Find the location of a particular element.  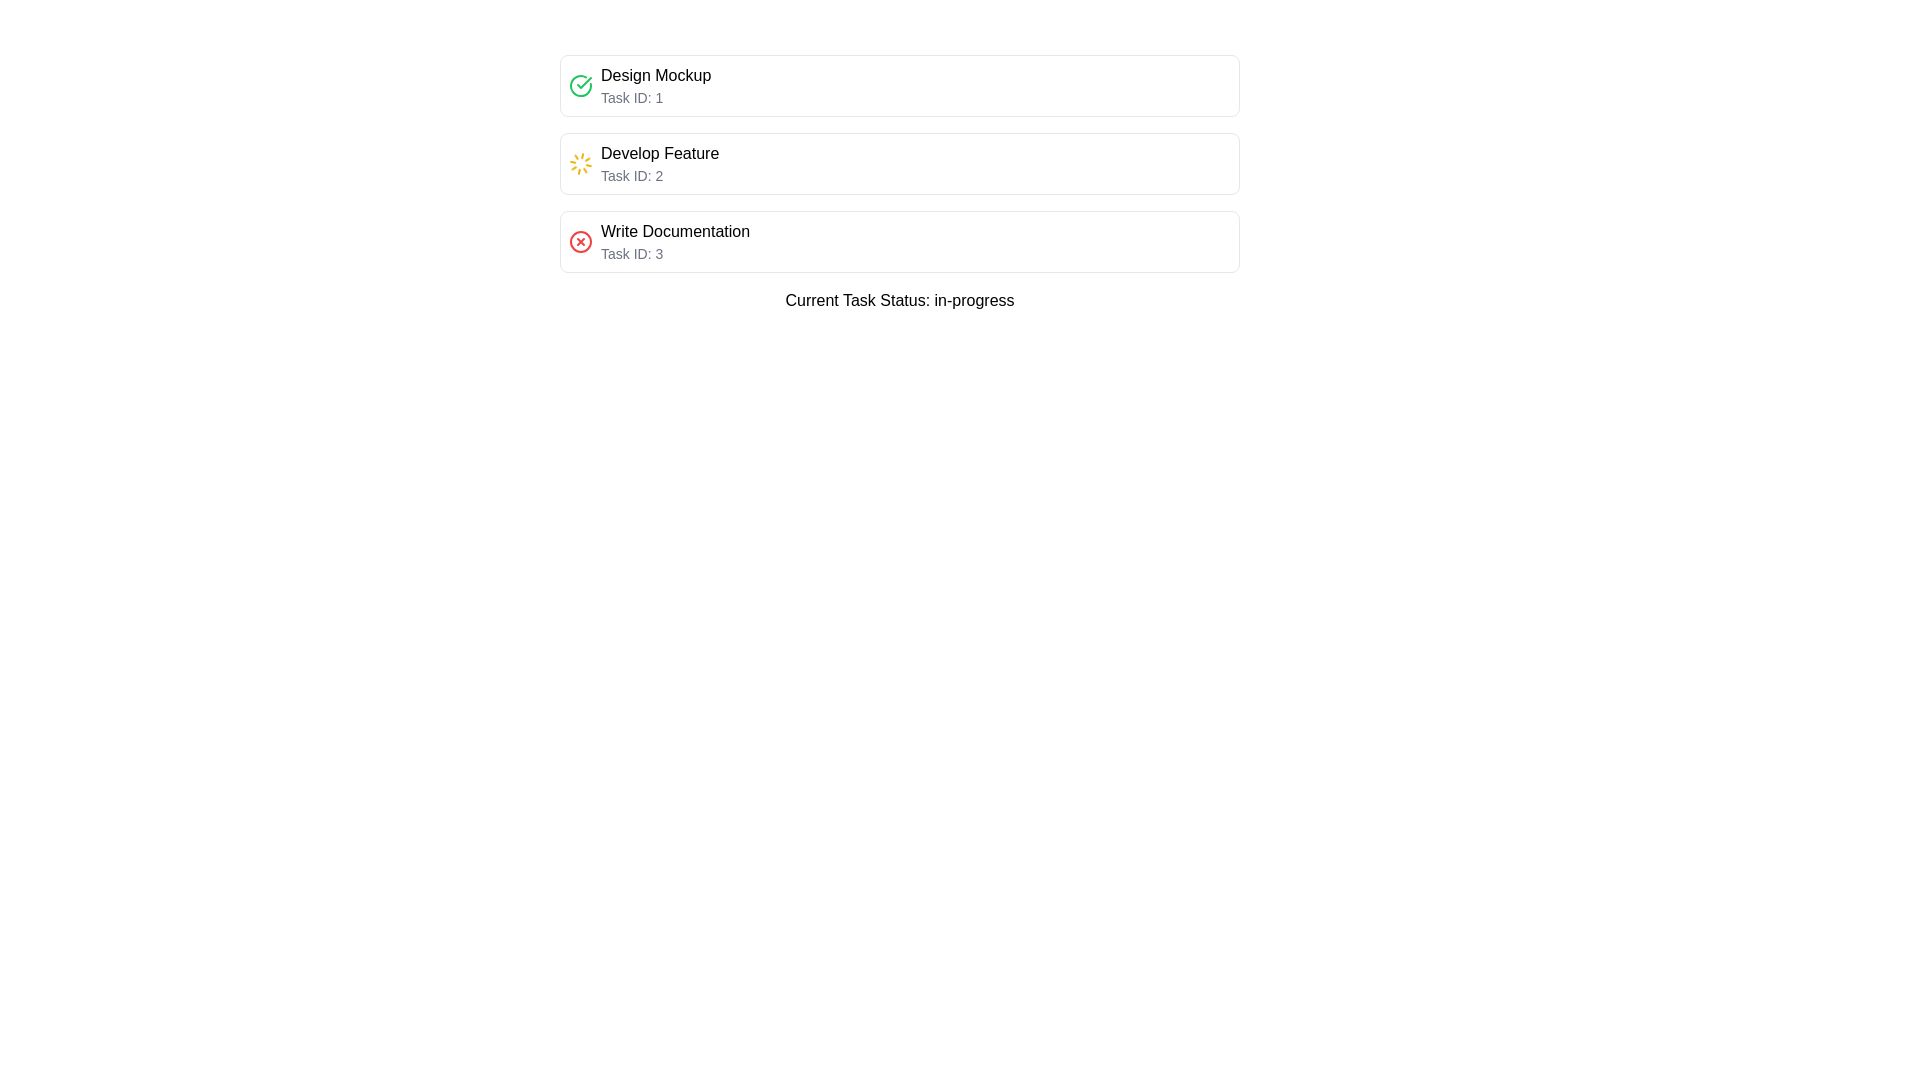

the Static Text Component that displays the title and ID of a task item, located as the third item in the vertical task list is located at coordinates (675, 241).